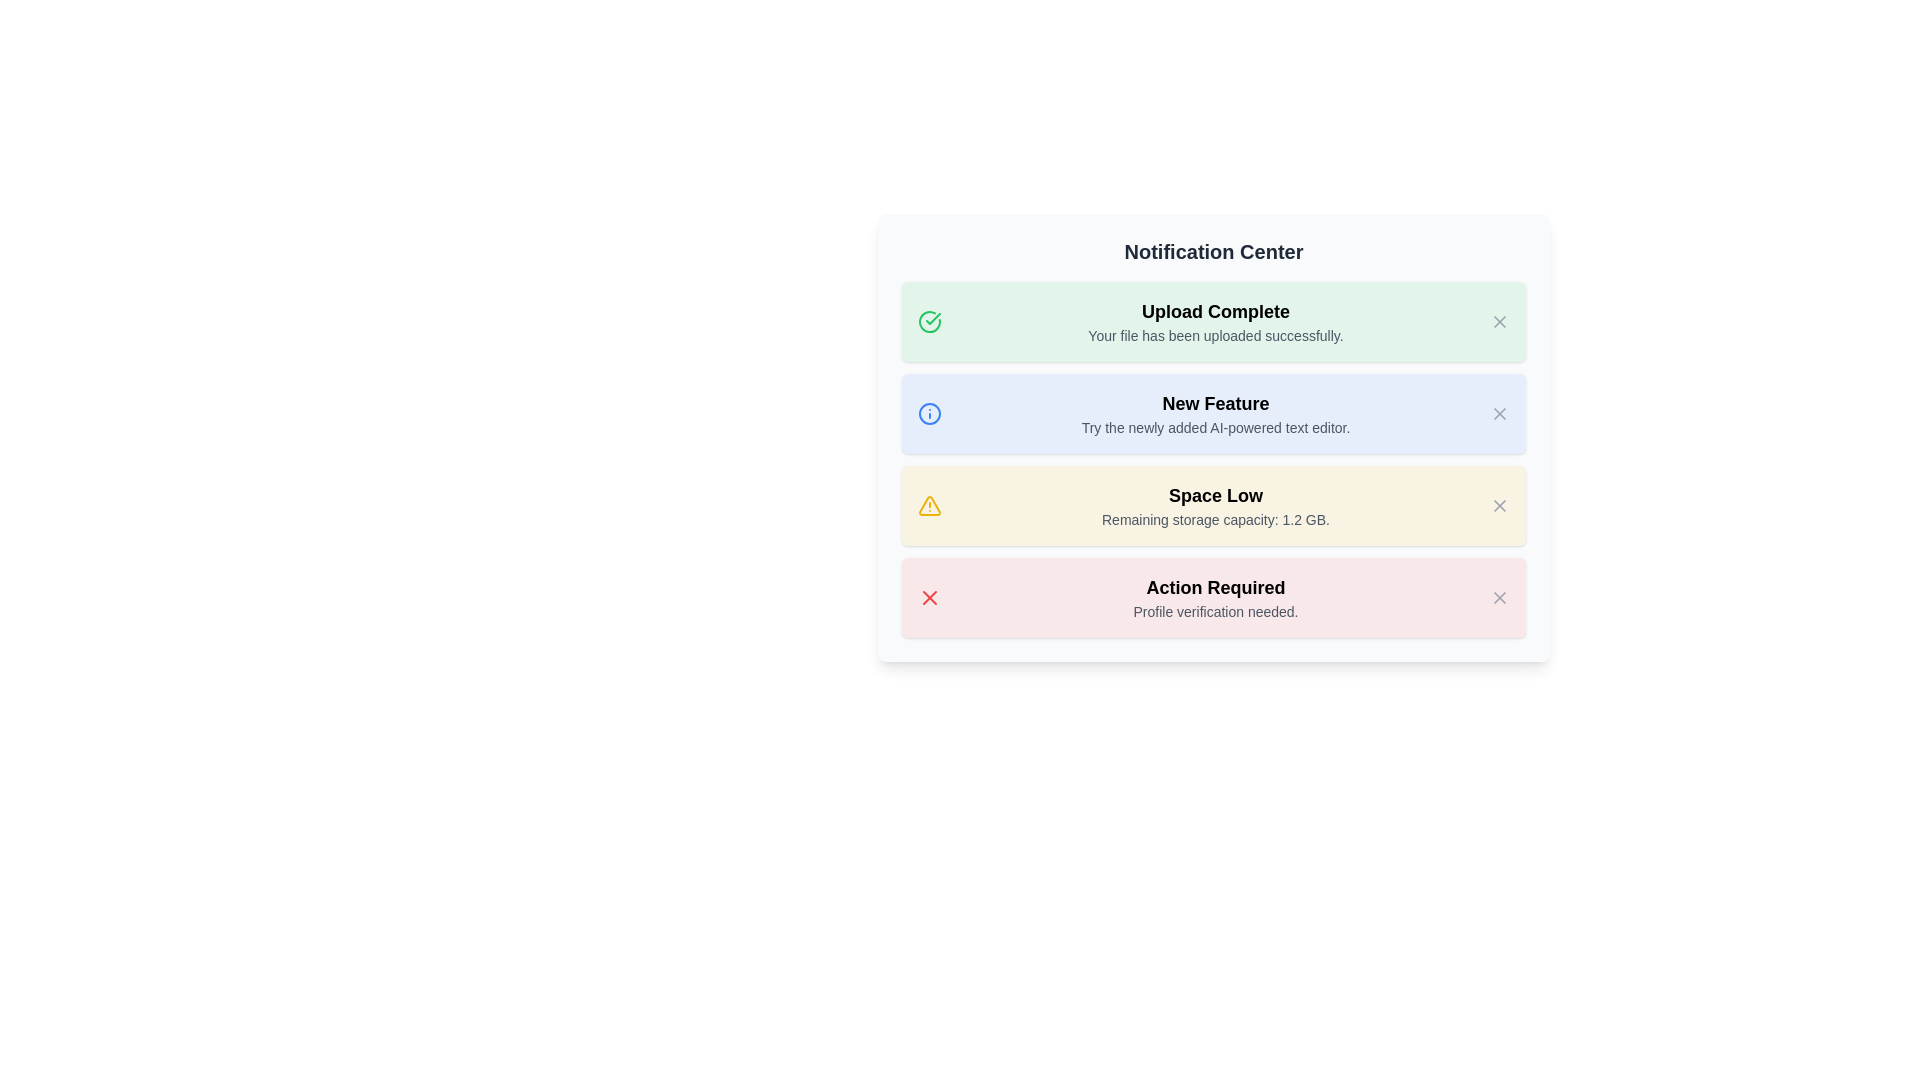 Image resolution: width=1920 pixels, height=1080 pixels. Describe the element at coordinates (1499, 320) in the screenshot. I see `the small 'X' icon in the 'Upload Complete' notification card` at that location.